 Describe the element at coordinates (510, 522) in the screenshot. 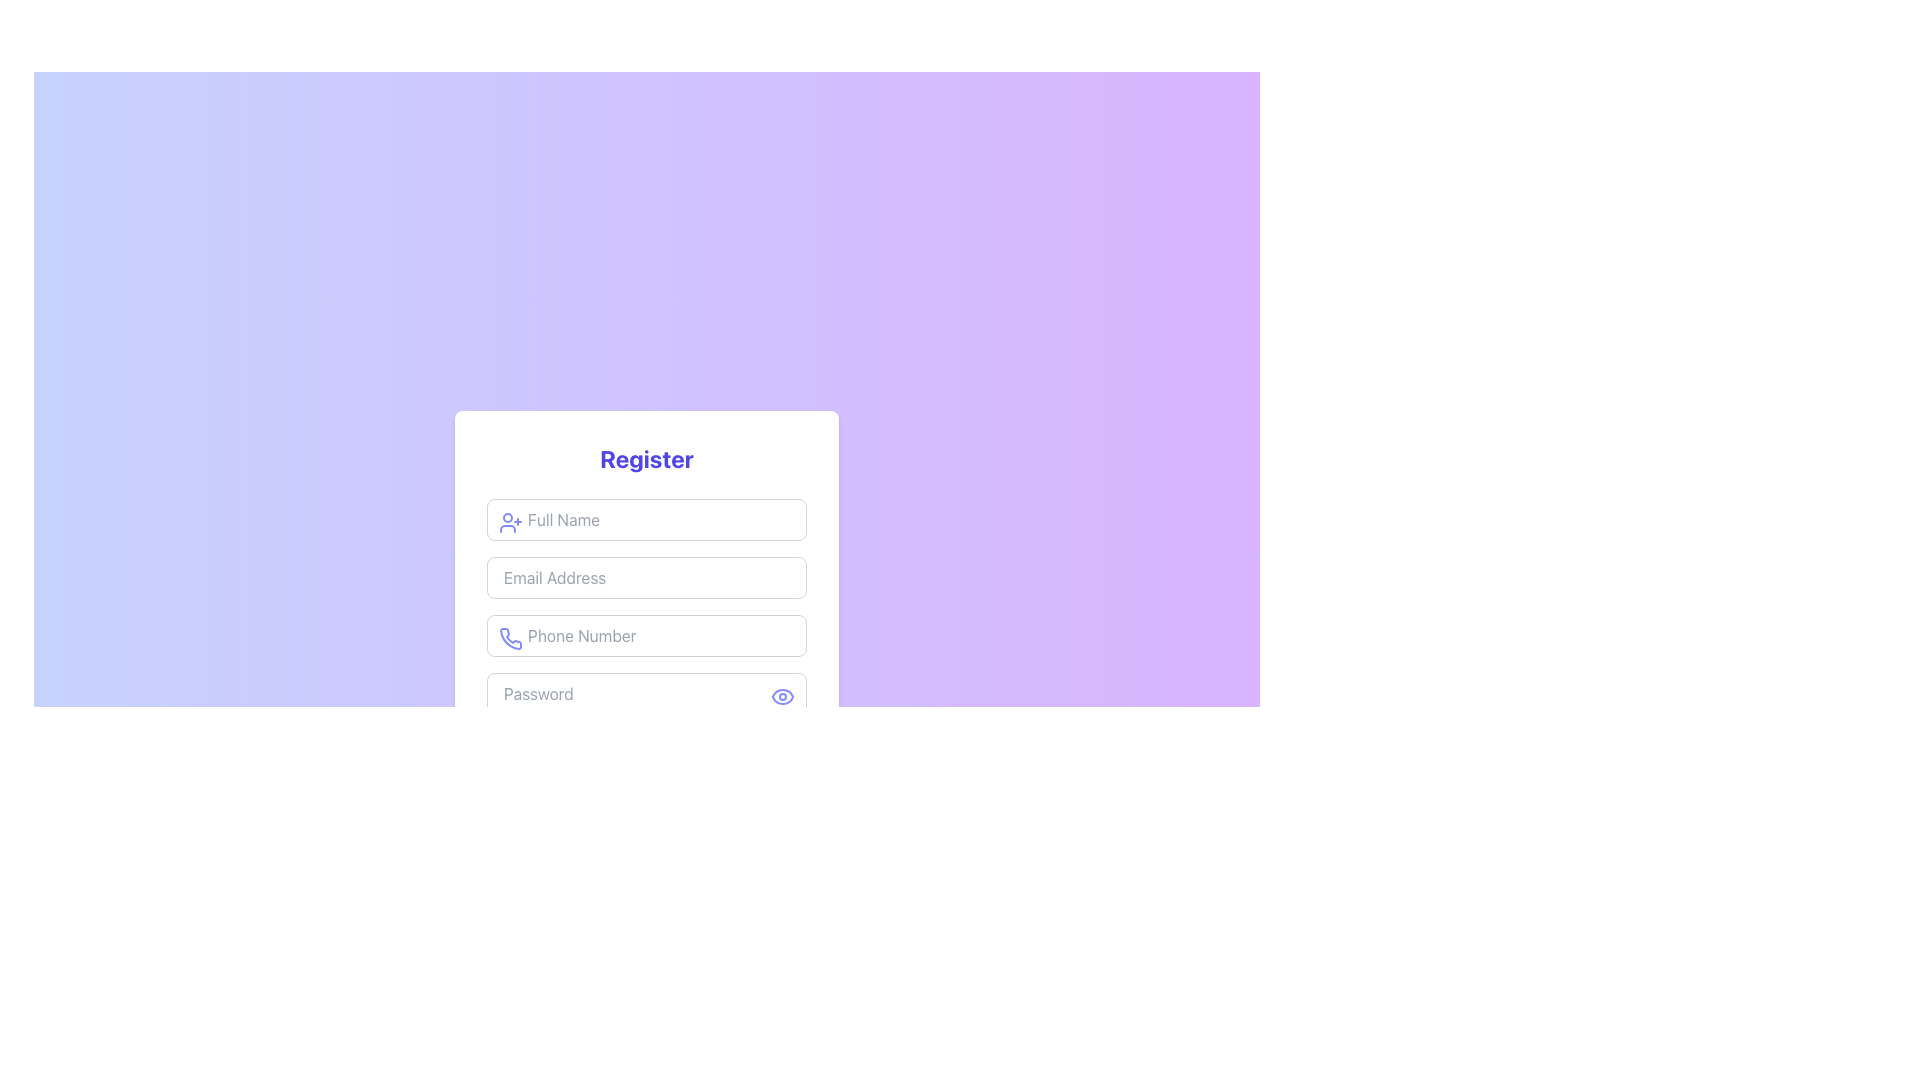

I see `the user-related functionality icon located at the top-left corner of the 'Full Name' input field in the registration form` at that location.